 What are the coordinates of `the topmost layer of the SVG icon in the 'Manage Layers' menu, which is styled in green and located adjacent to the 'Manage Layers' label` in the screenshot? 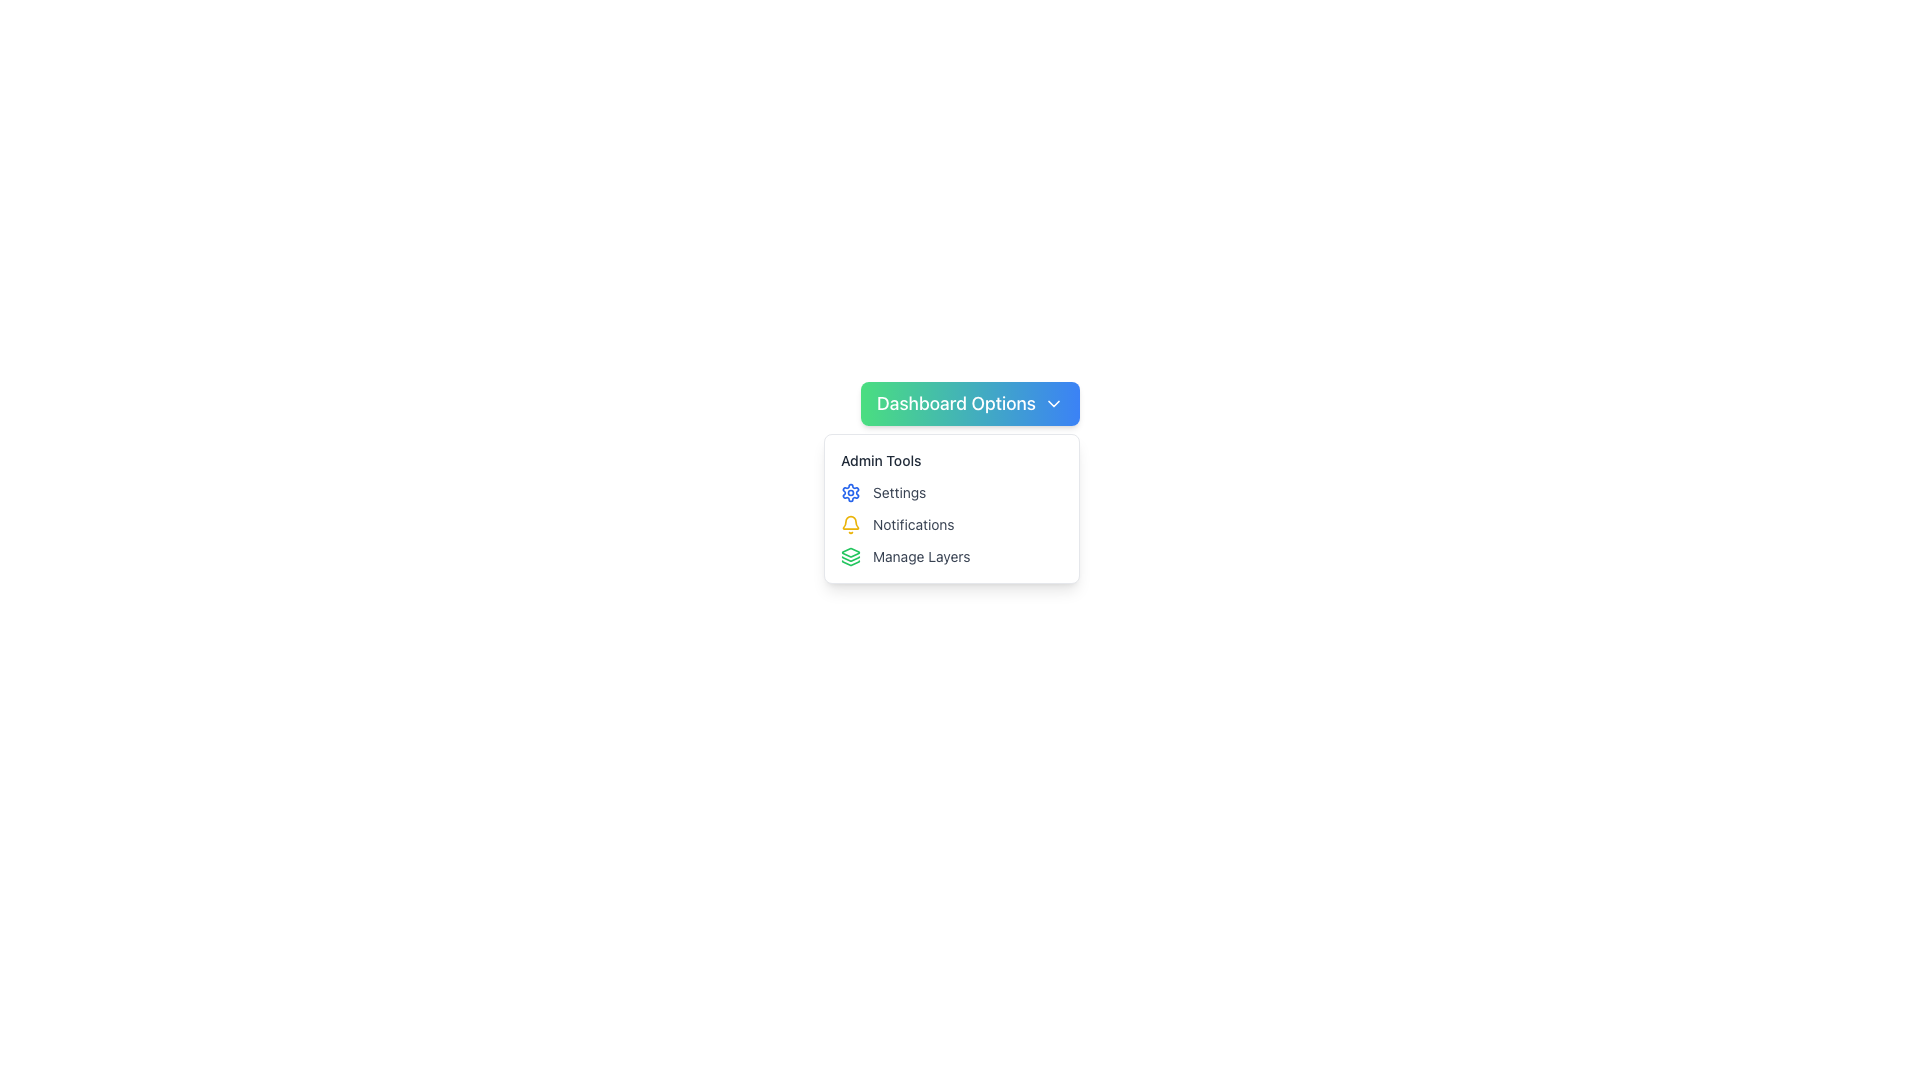 It's located at (850, 552).